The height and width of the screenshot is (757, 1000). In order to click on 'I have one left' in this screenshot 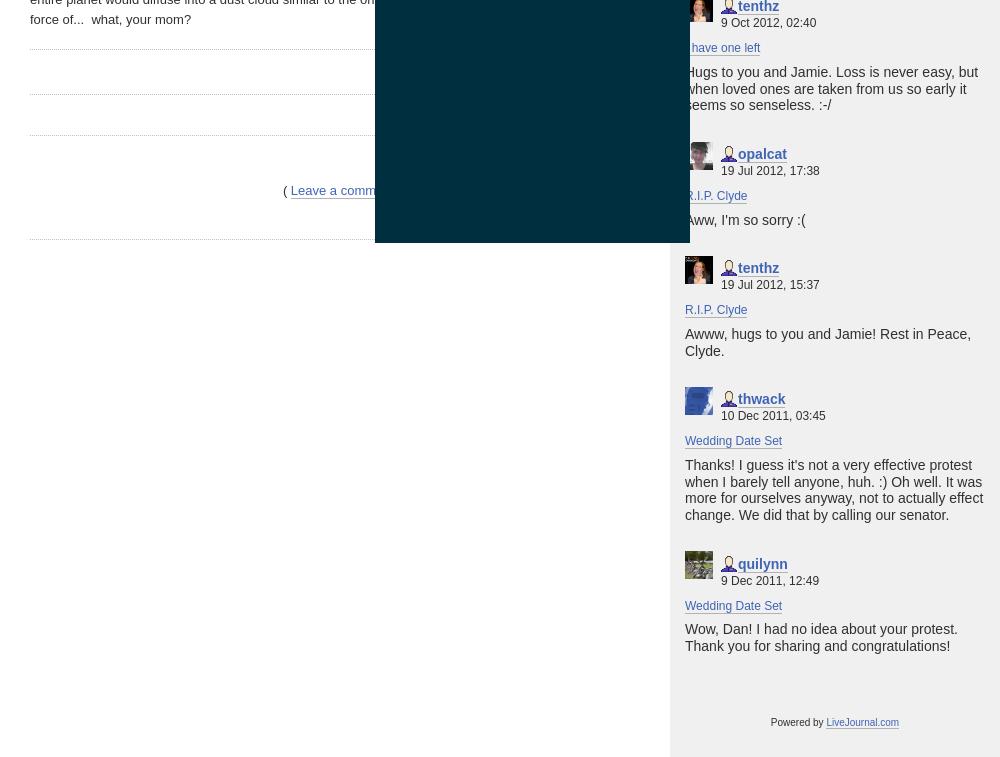, I will do `click(721, 46)`.